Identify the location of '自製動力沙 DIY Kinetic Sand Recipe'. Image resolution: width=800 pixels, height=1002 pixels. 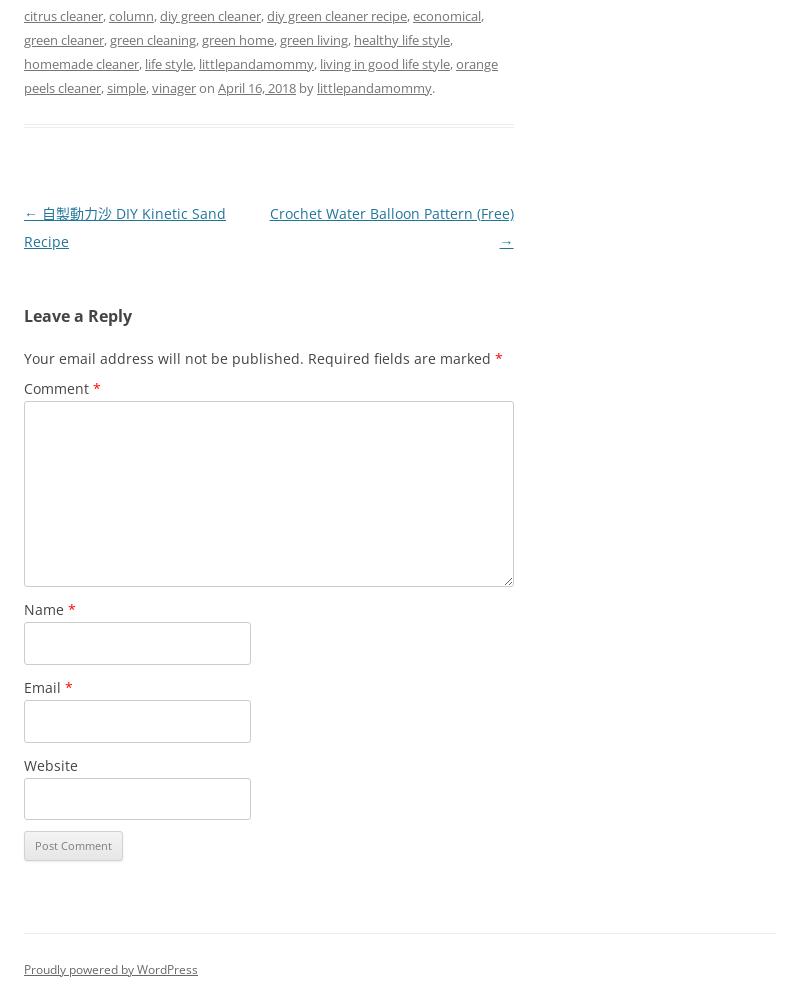
(123, 226).